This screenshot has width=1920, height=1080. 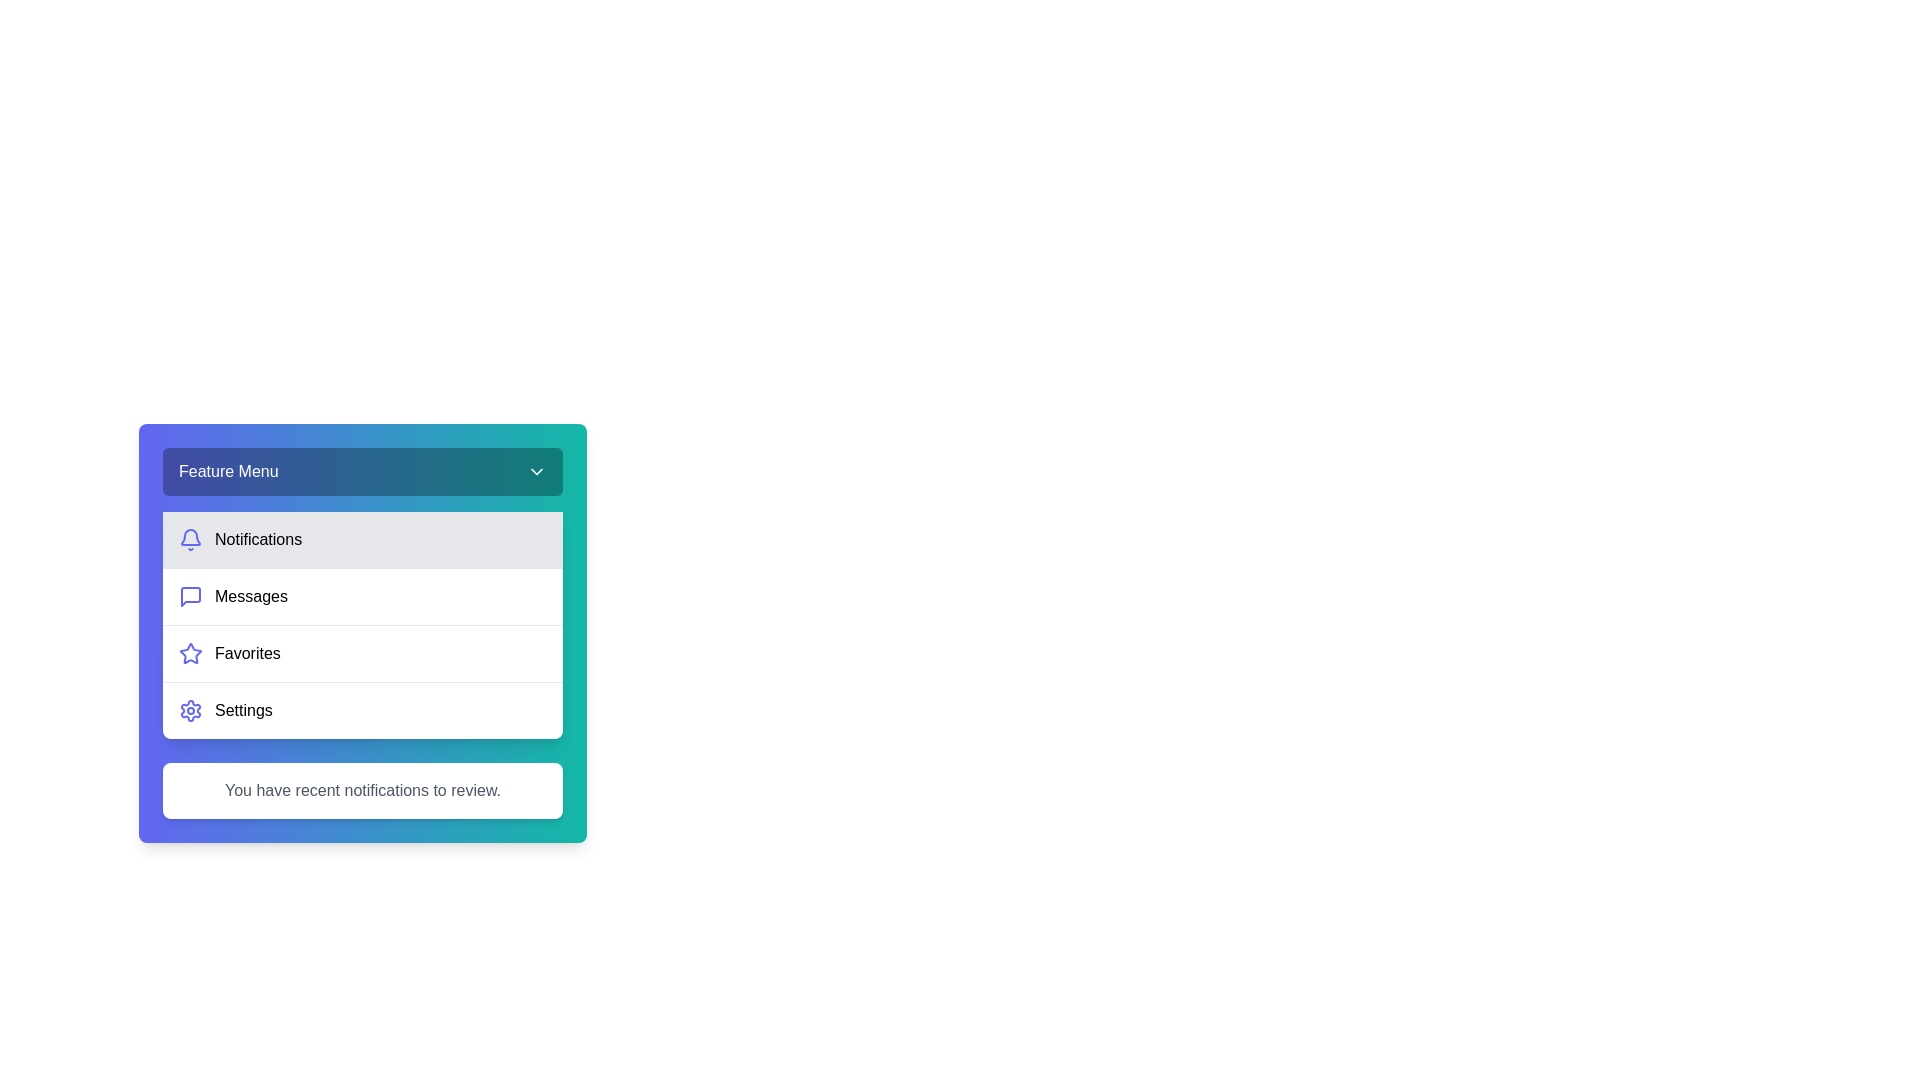 I want to click on the speech bubble icon outlined in blue with rounded corners, located to the left of the 'Messages' text label in the central menu of the UI, so click(x=191, y=596).